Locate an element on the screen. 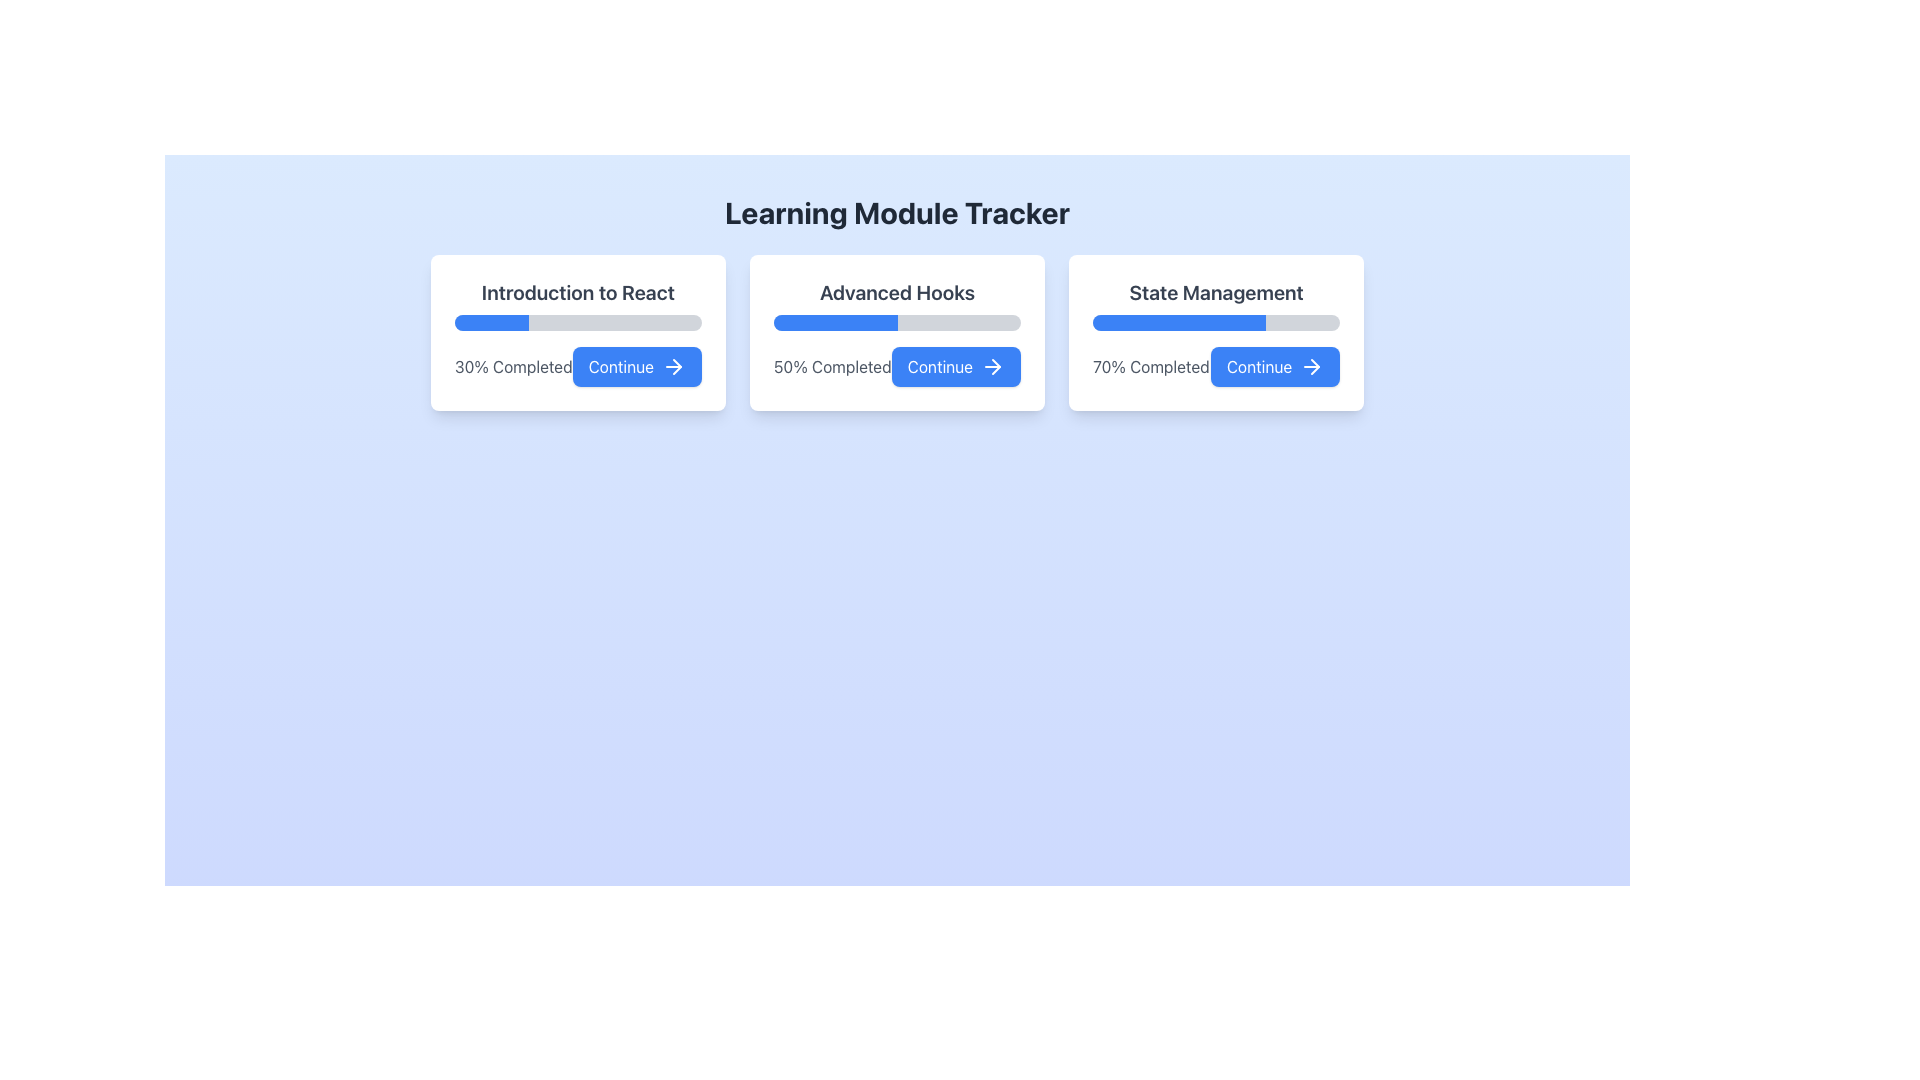  the 'Continue' button located in the bottom-right section of the 'Advanced Hooks' card is located at coordinates (955, 366).